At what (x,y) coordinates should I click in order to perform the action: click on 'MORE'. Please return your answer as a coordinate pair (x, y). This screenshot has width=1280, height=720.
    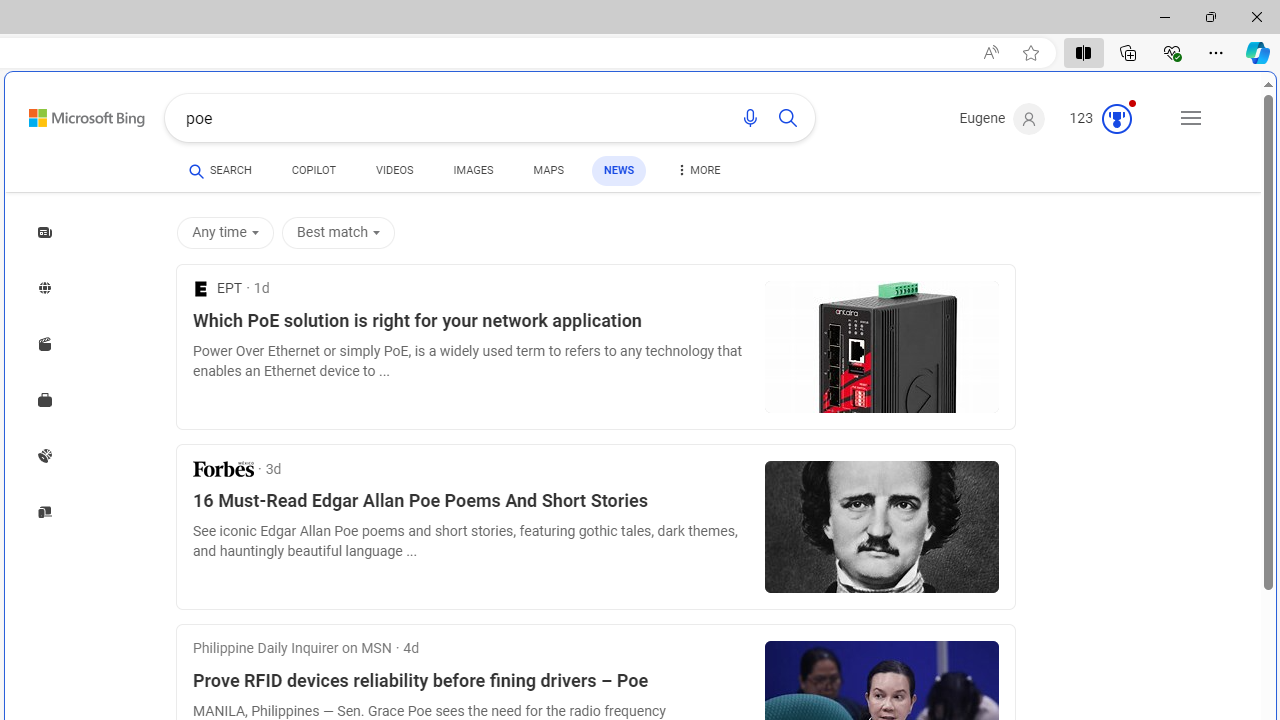
    Looking at the image, I should click on (697, 172).